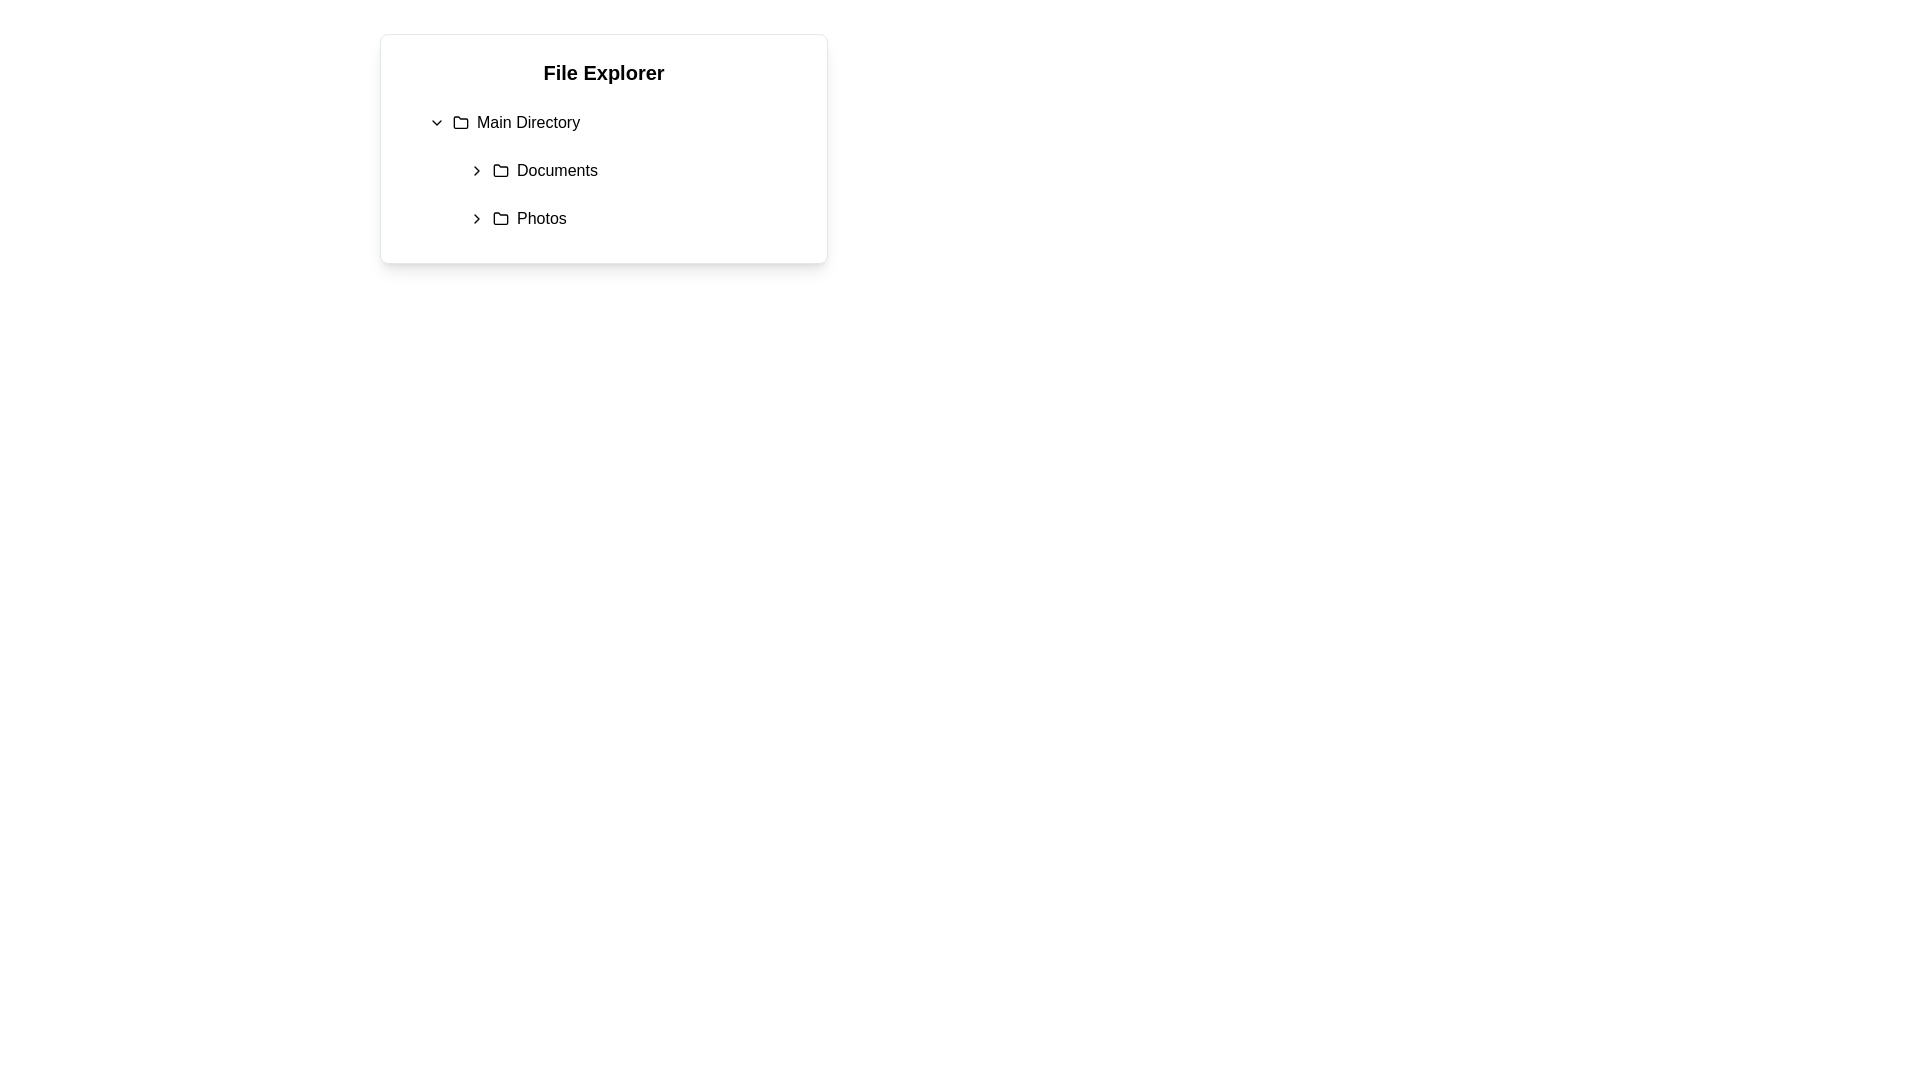 The width and height of the screenshot is (1920, 1080). I want to click on the third clickable list item labeled 'Photos' in the file directory interface, so click(529, 219).